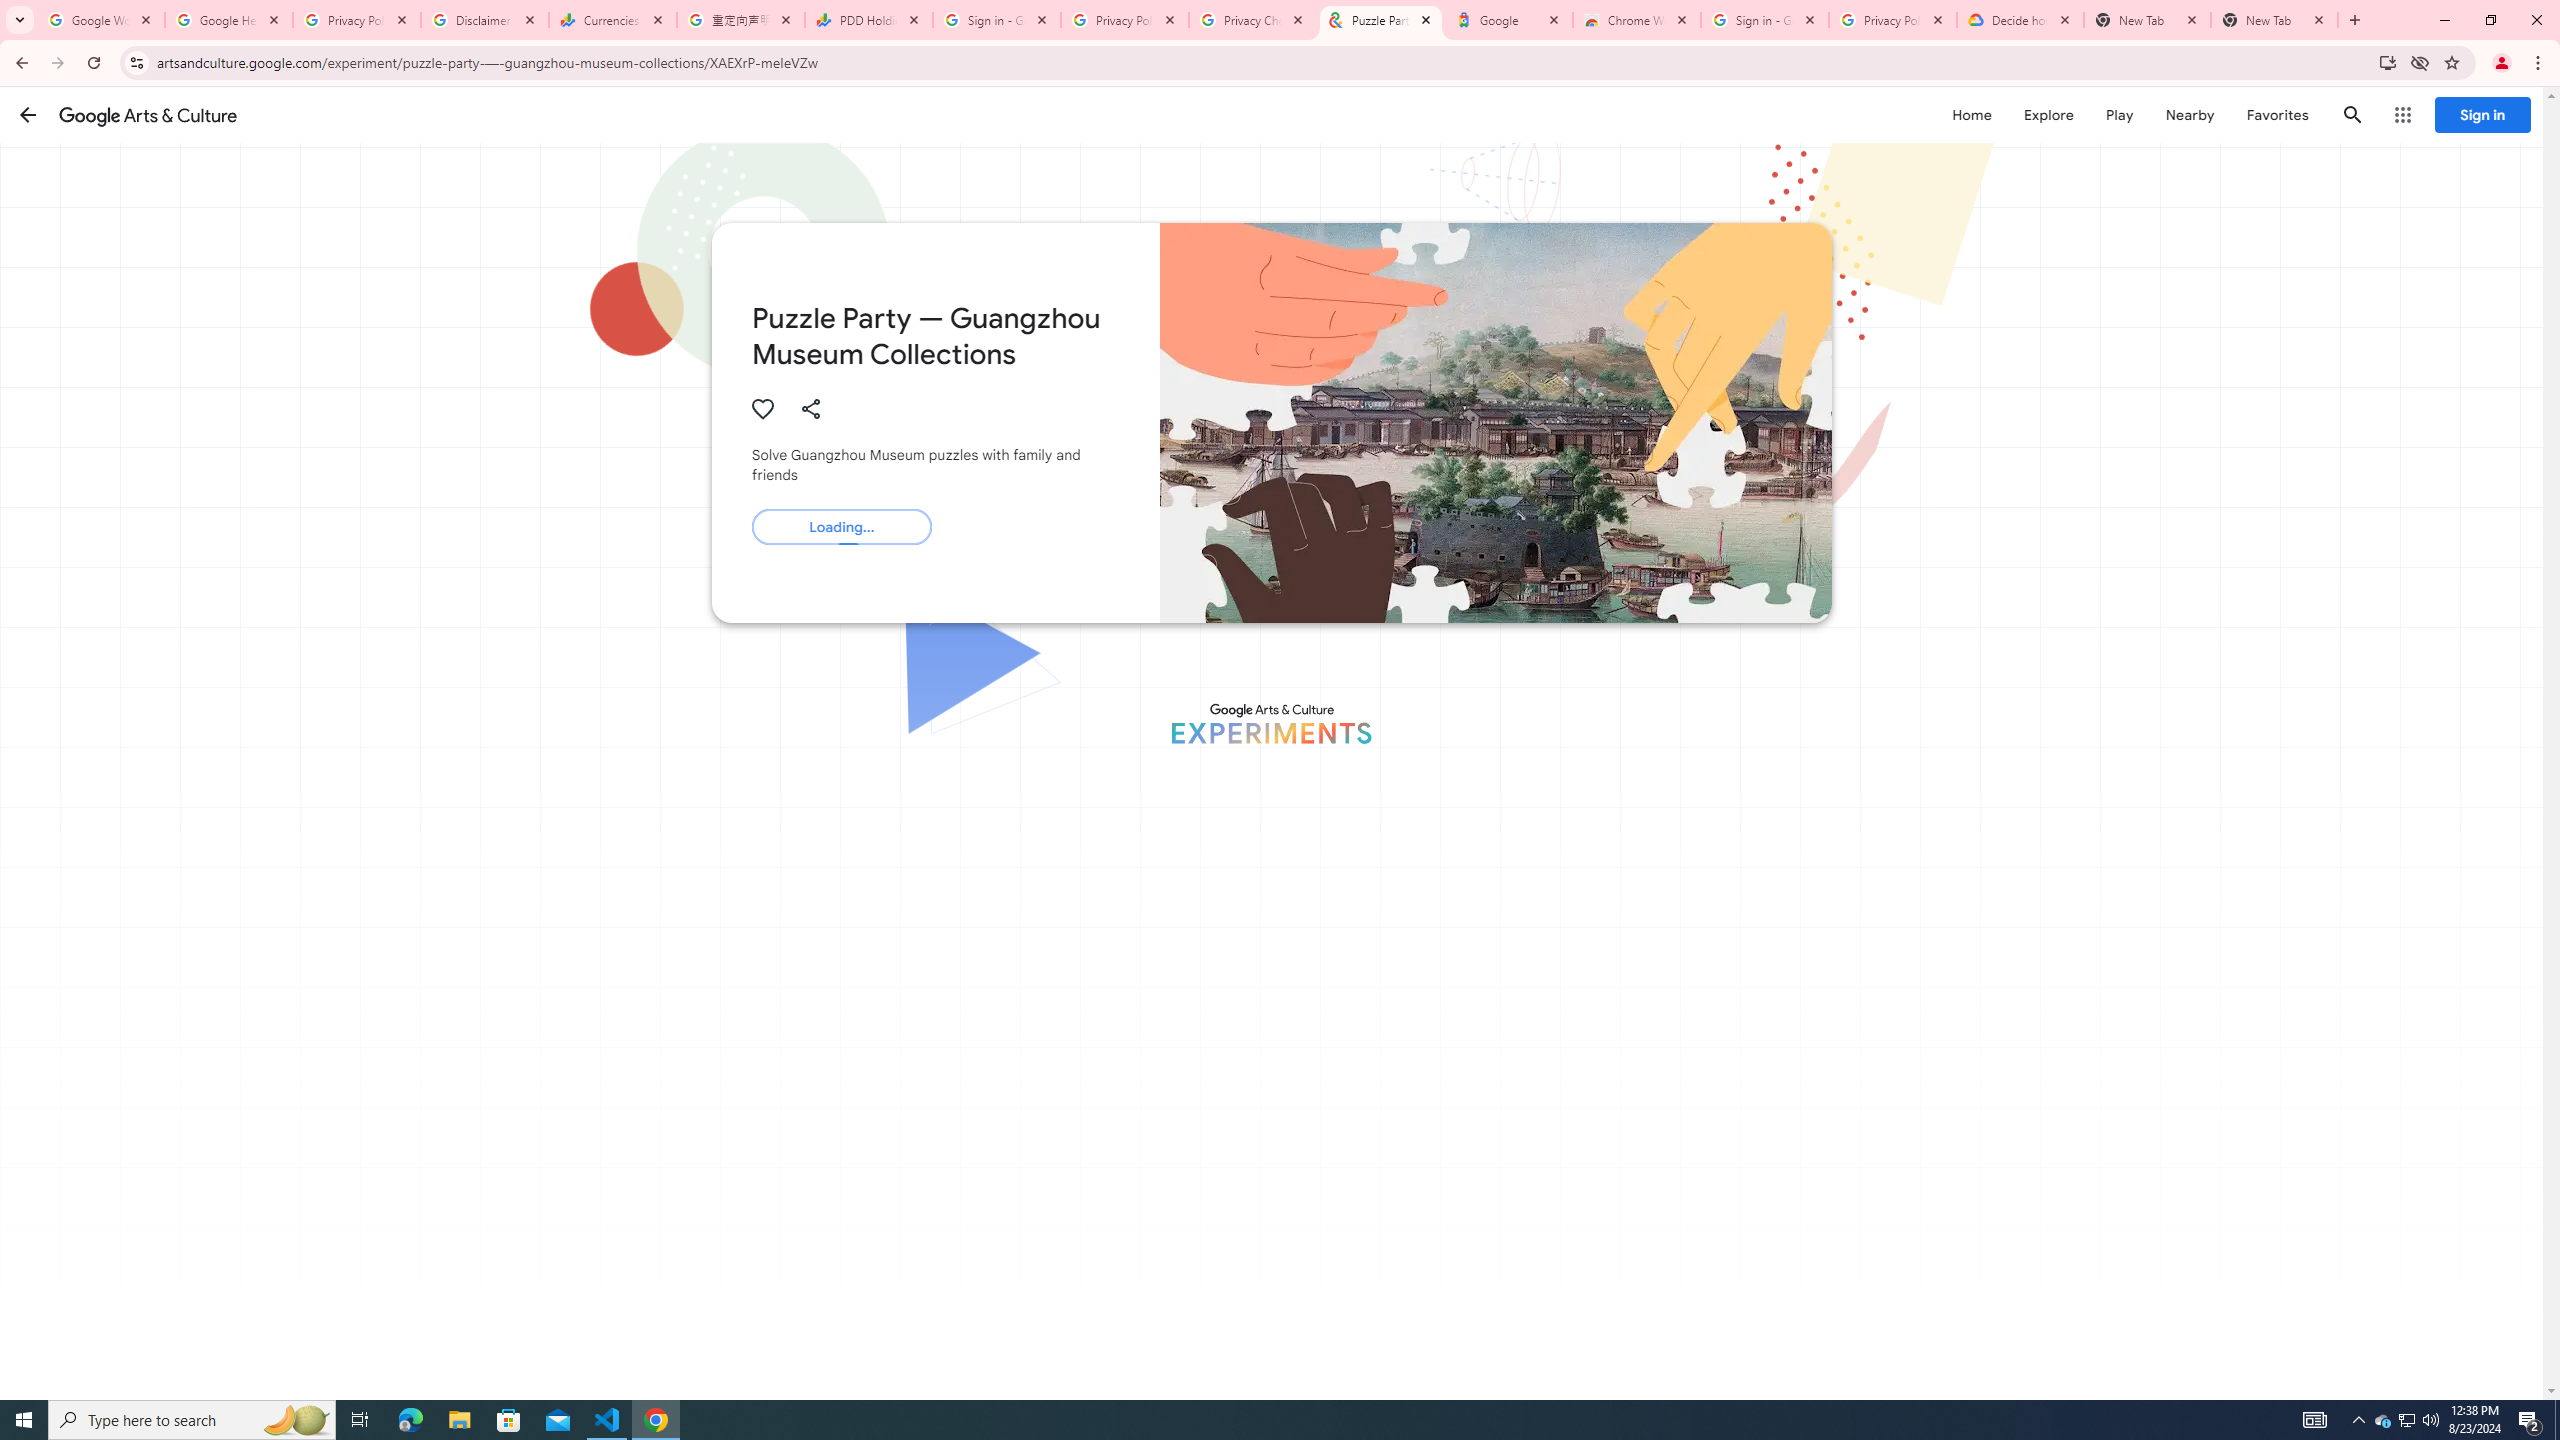 The width and height of the screenshot is (2560, 1440). I want to click on 'Favorites', so click(2276, 114).